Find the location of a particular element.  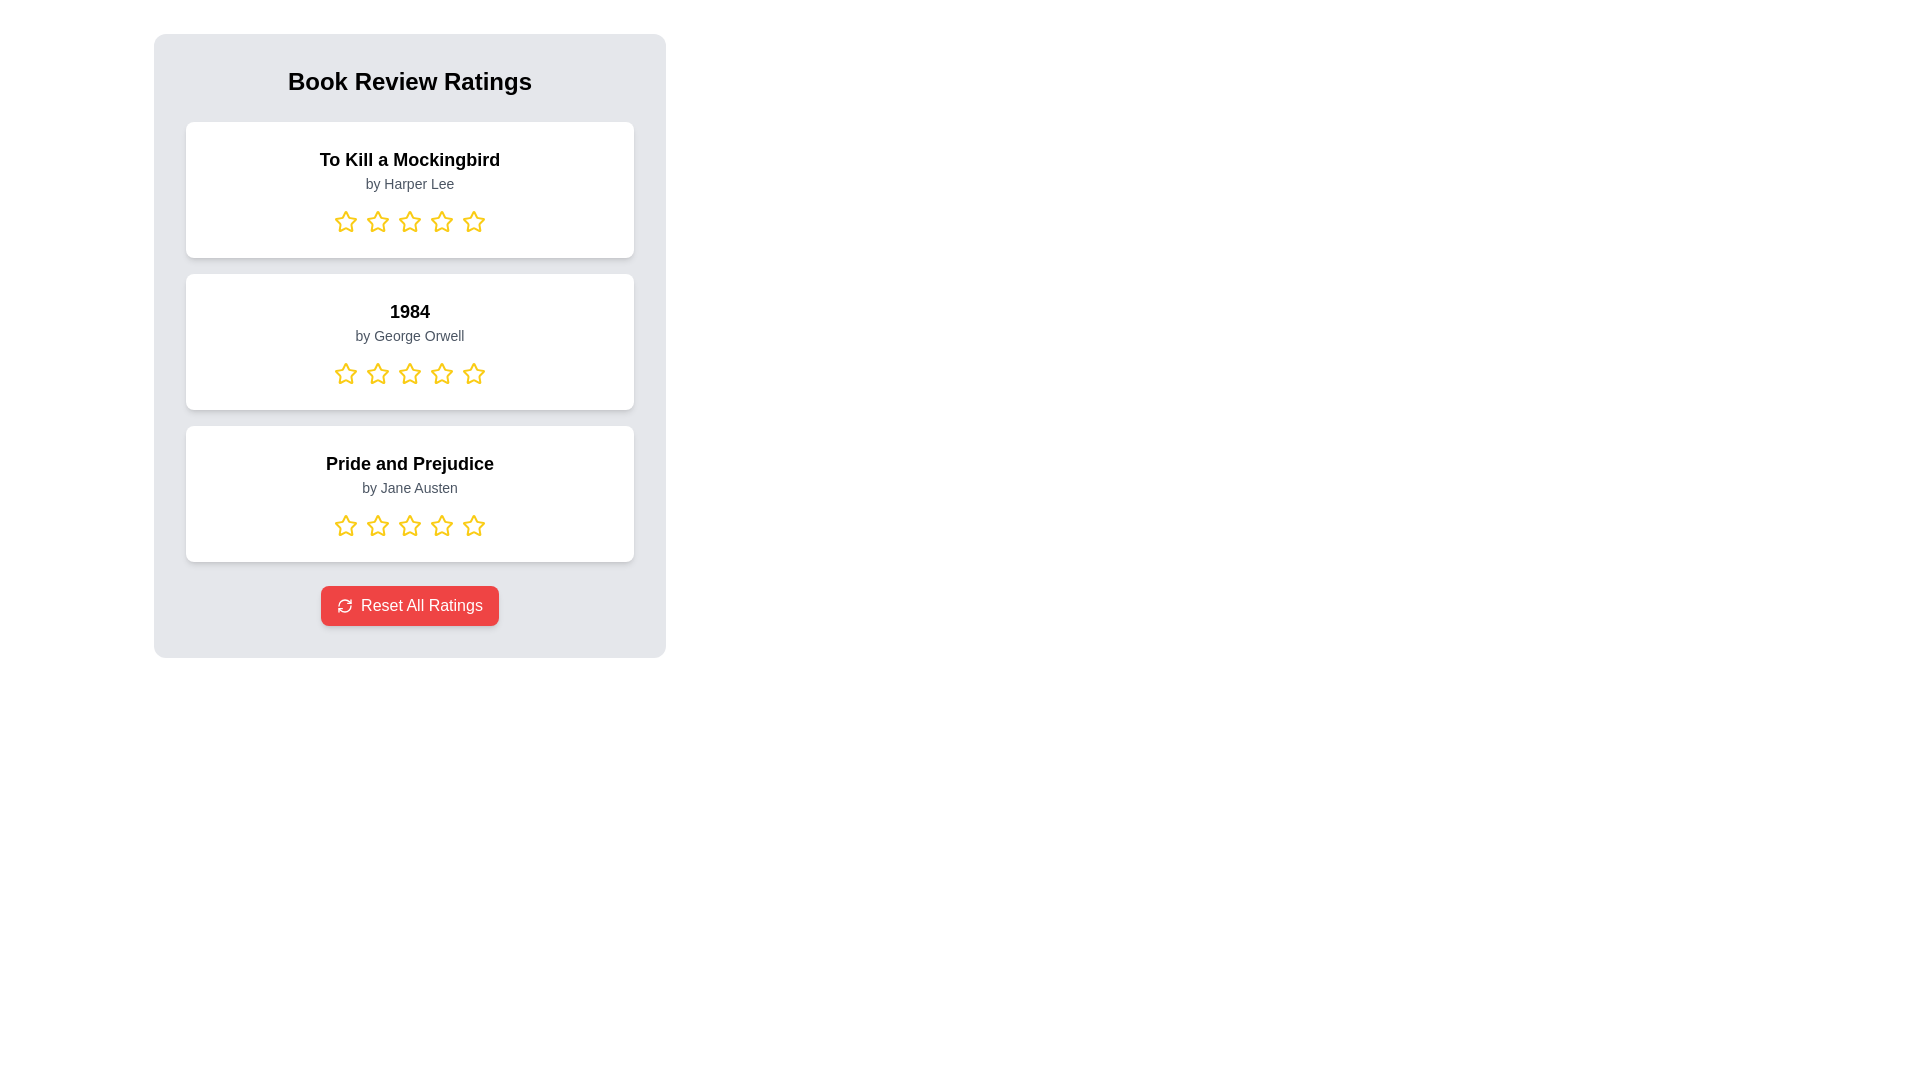

the rating for a book by selecting 2 stars for the book titled 1984 is located at coordinates (378, 374).